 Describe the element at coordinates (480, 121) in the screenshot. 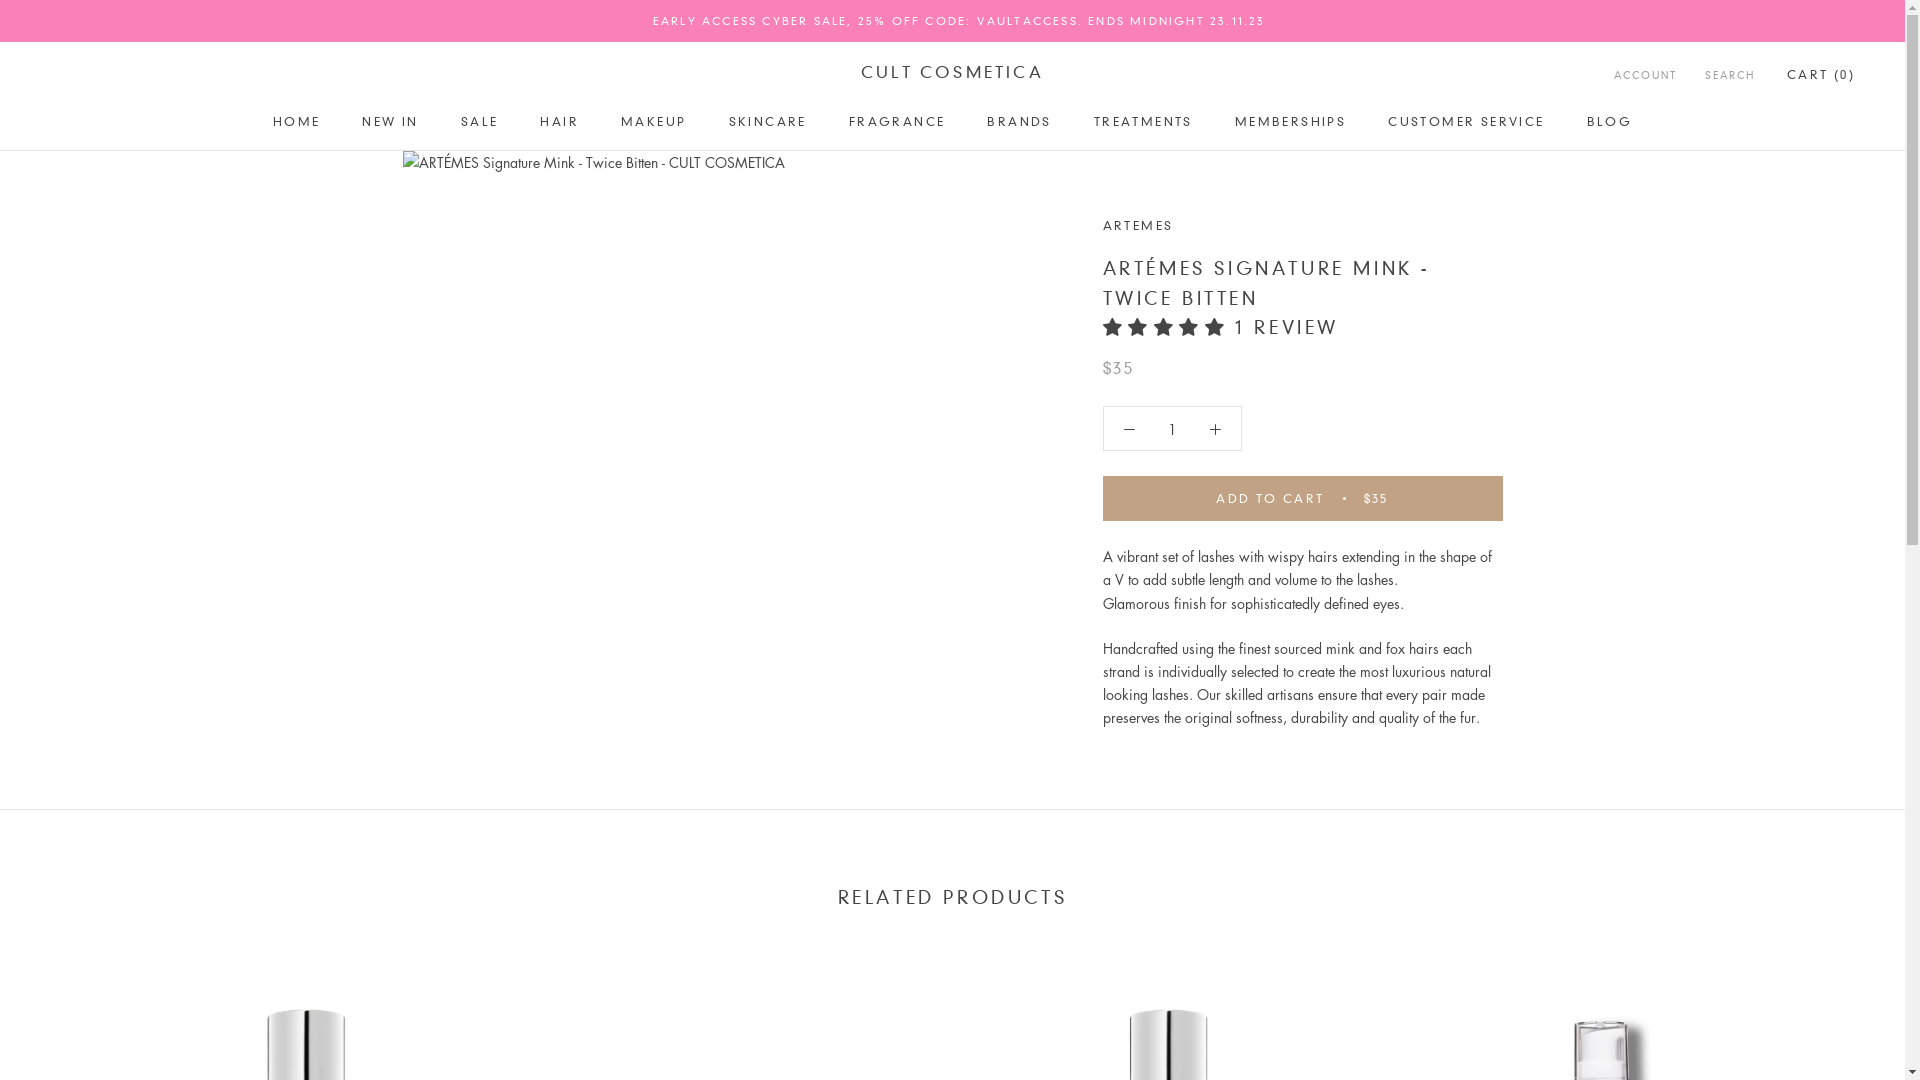

I see `'SALE` at that location.